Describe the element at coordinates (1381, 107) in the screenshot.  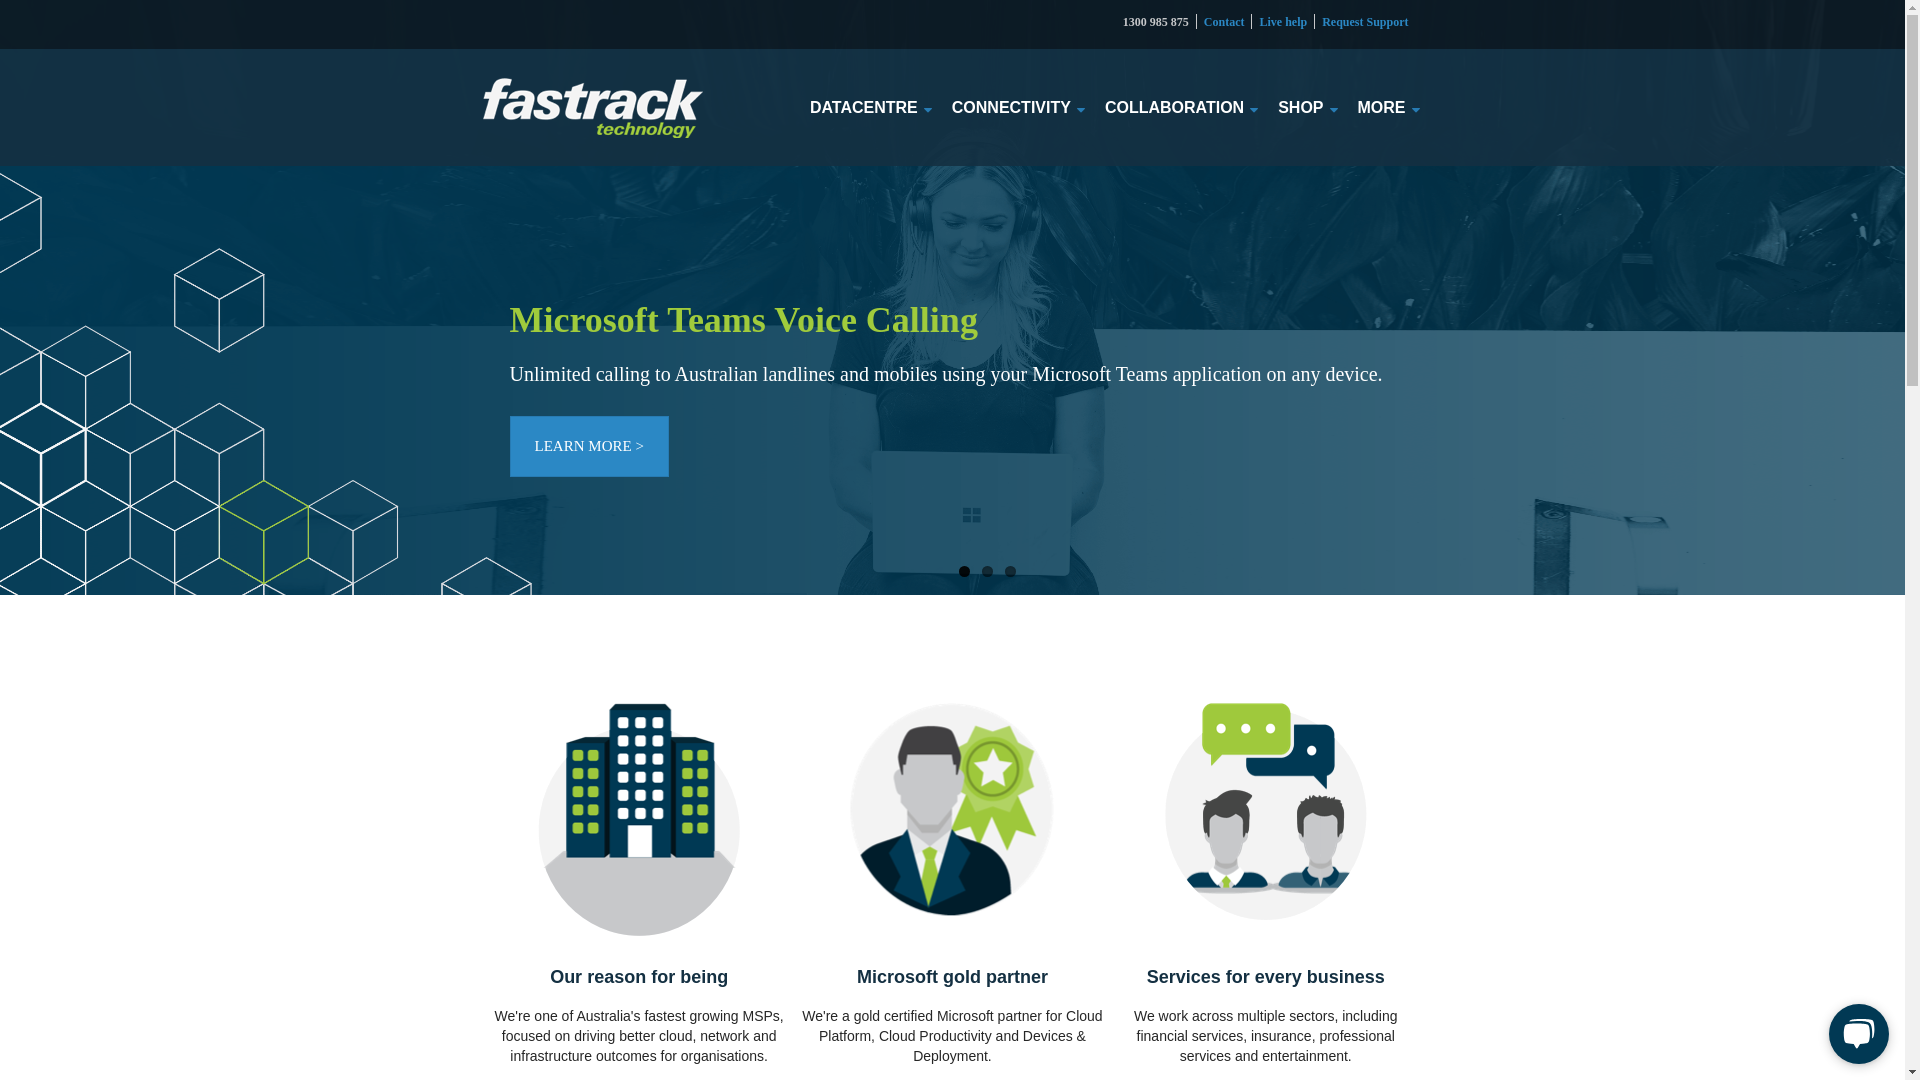
I see `'MORE'` at that location.